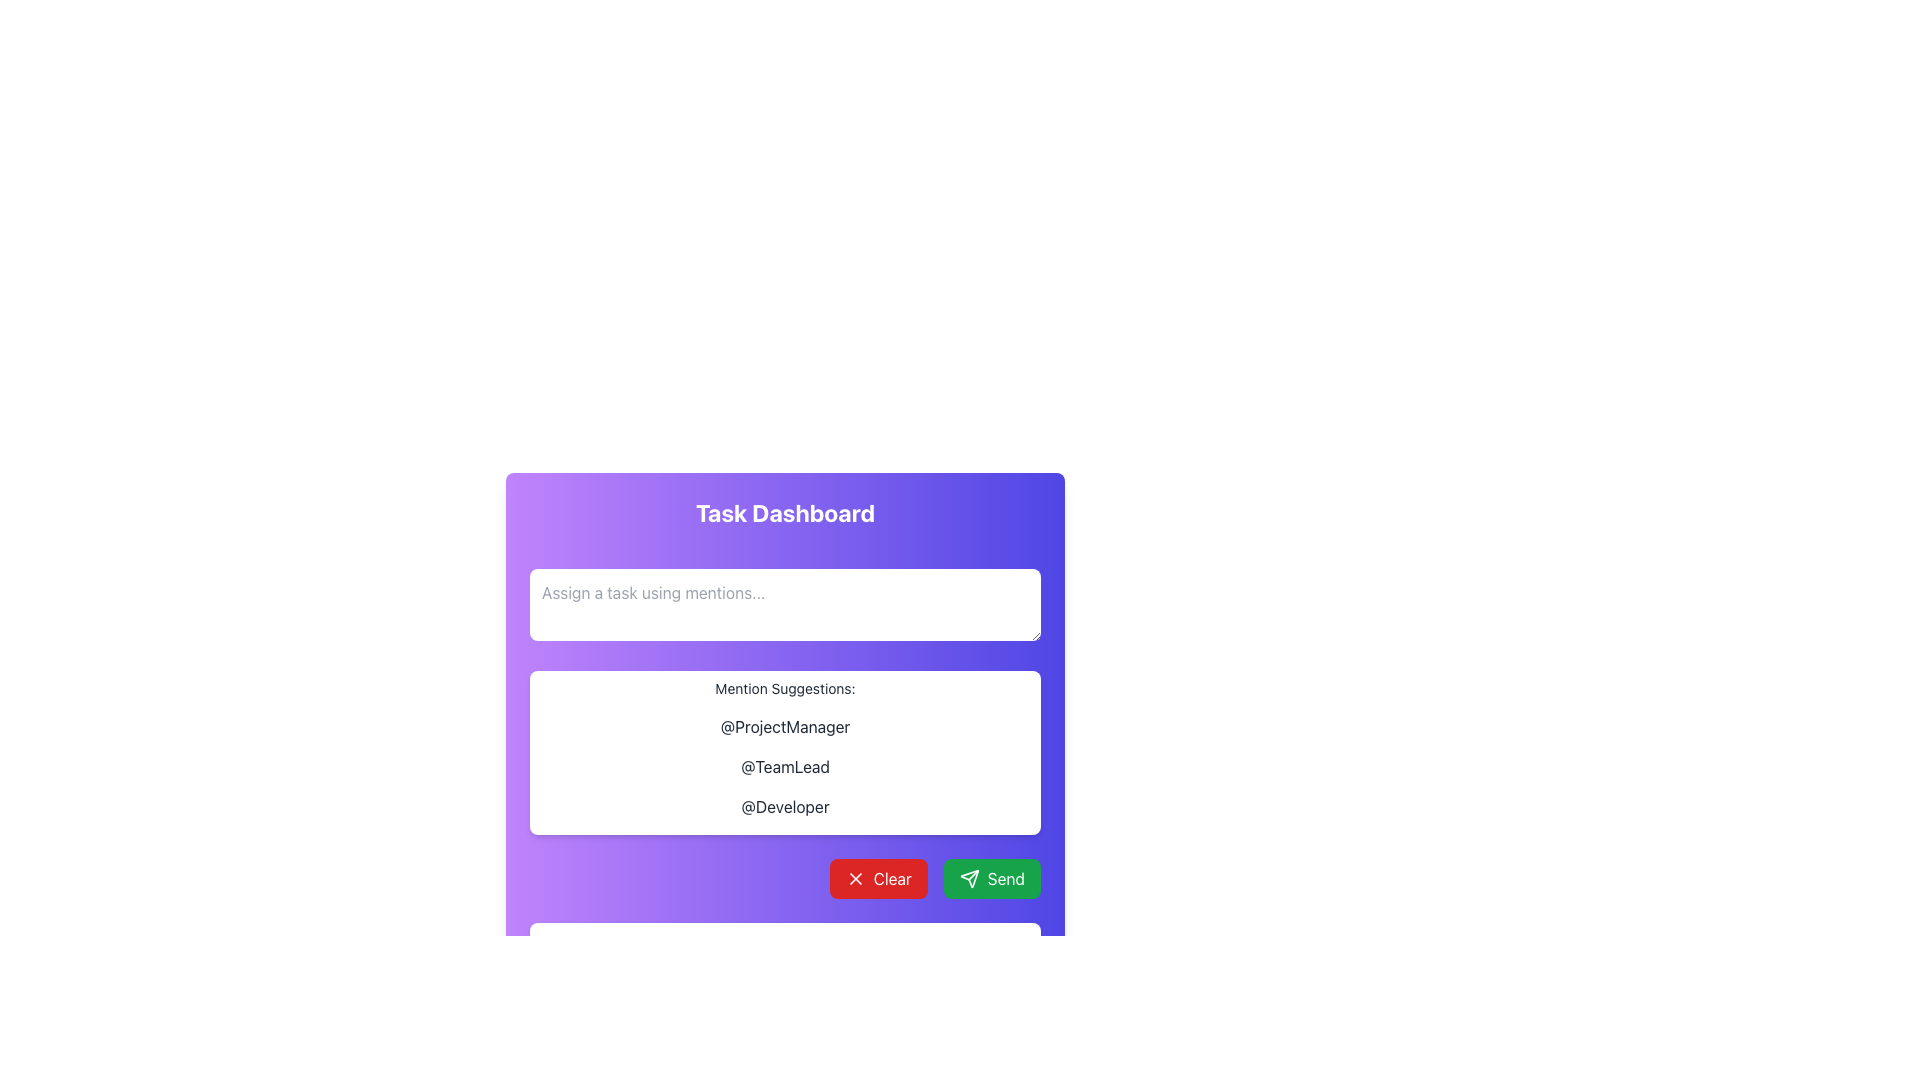  Describe the element at coordinates (855, 878) in the screenshot. I see `the 'Clear' button which contains an 'X' shaped SVG icon` at that location.